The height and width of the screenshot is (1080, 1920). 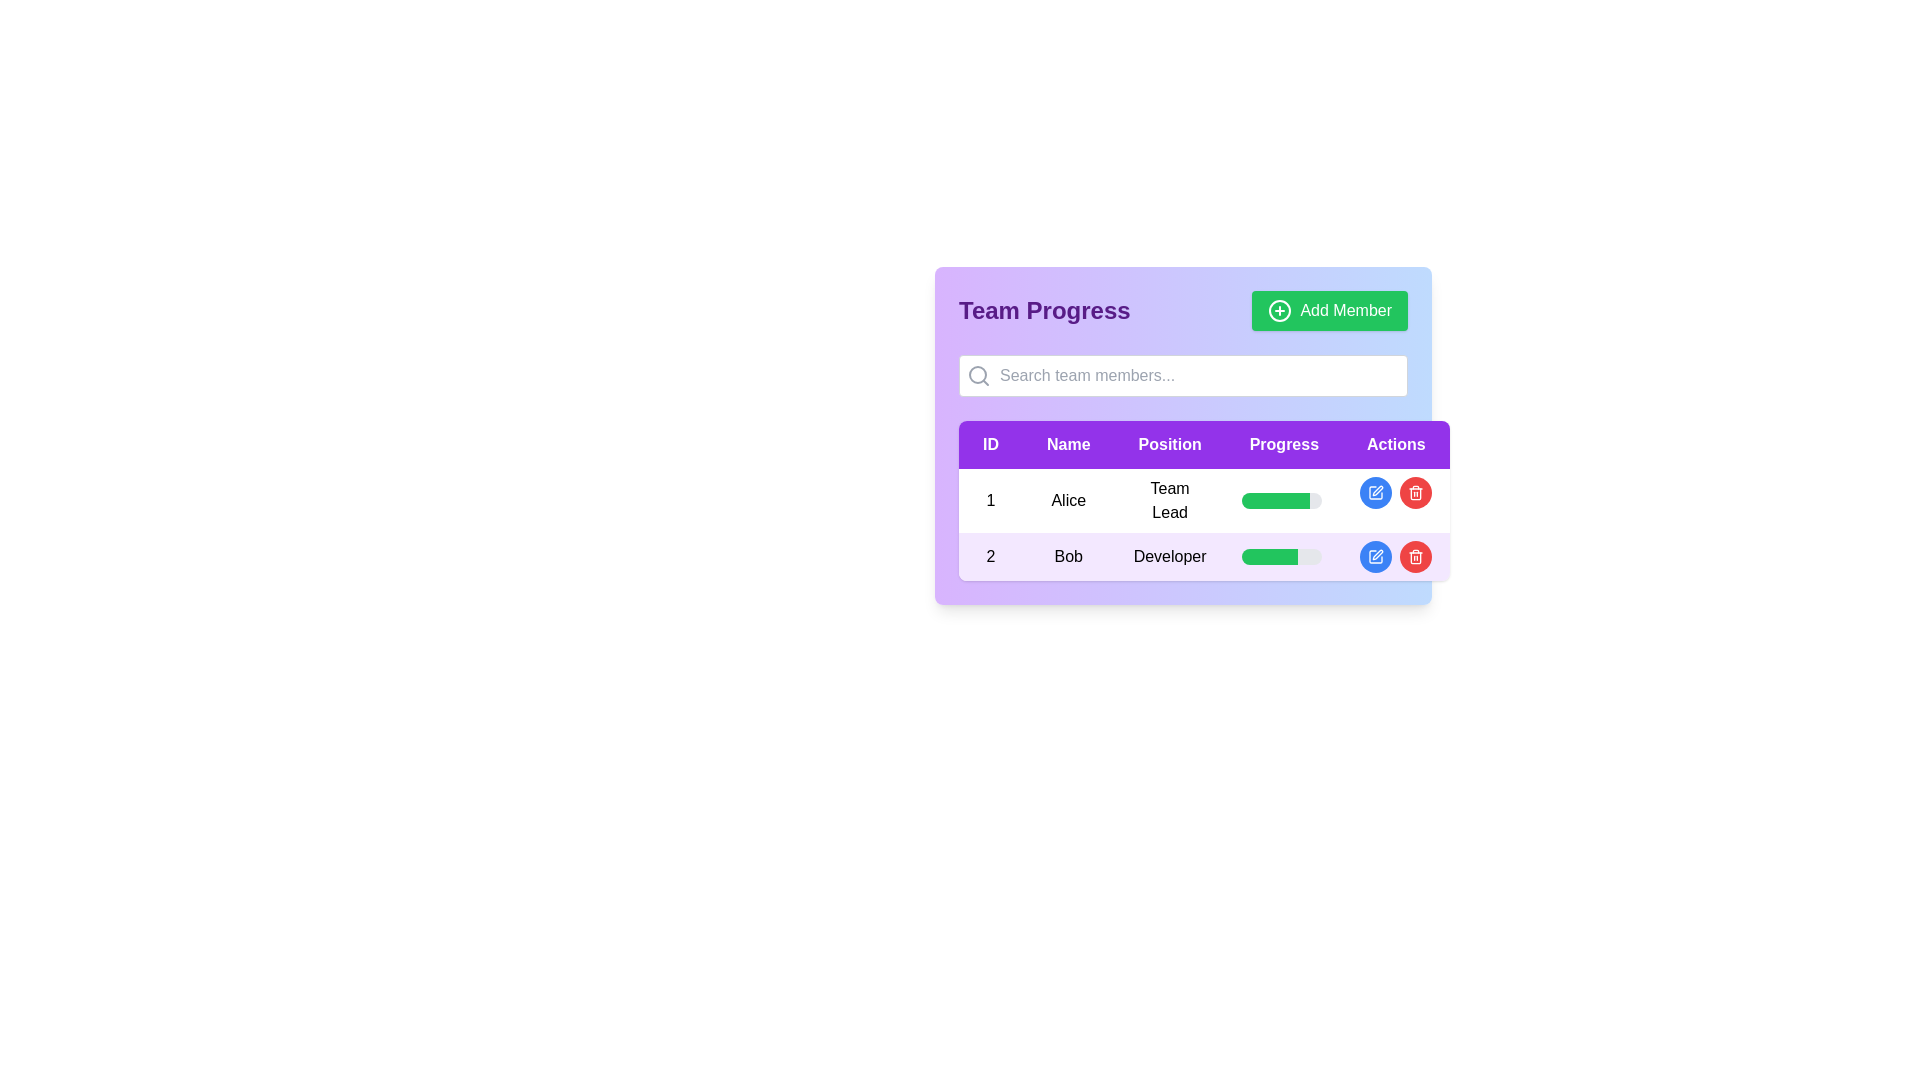 What do you see at coordinates (1395, 556) in the screenshot?
I see `the button located in the 'Actions' column associated with the user 'Bob'` at bounding box center [1395, 556].